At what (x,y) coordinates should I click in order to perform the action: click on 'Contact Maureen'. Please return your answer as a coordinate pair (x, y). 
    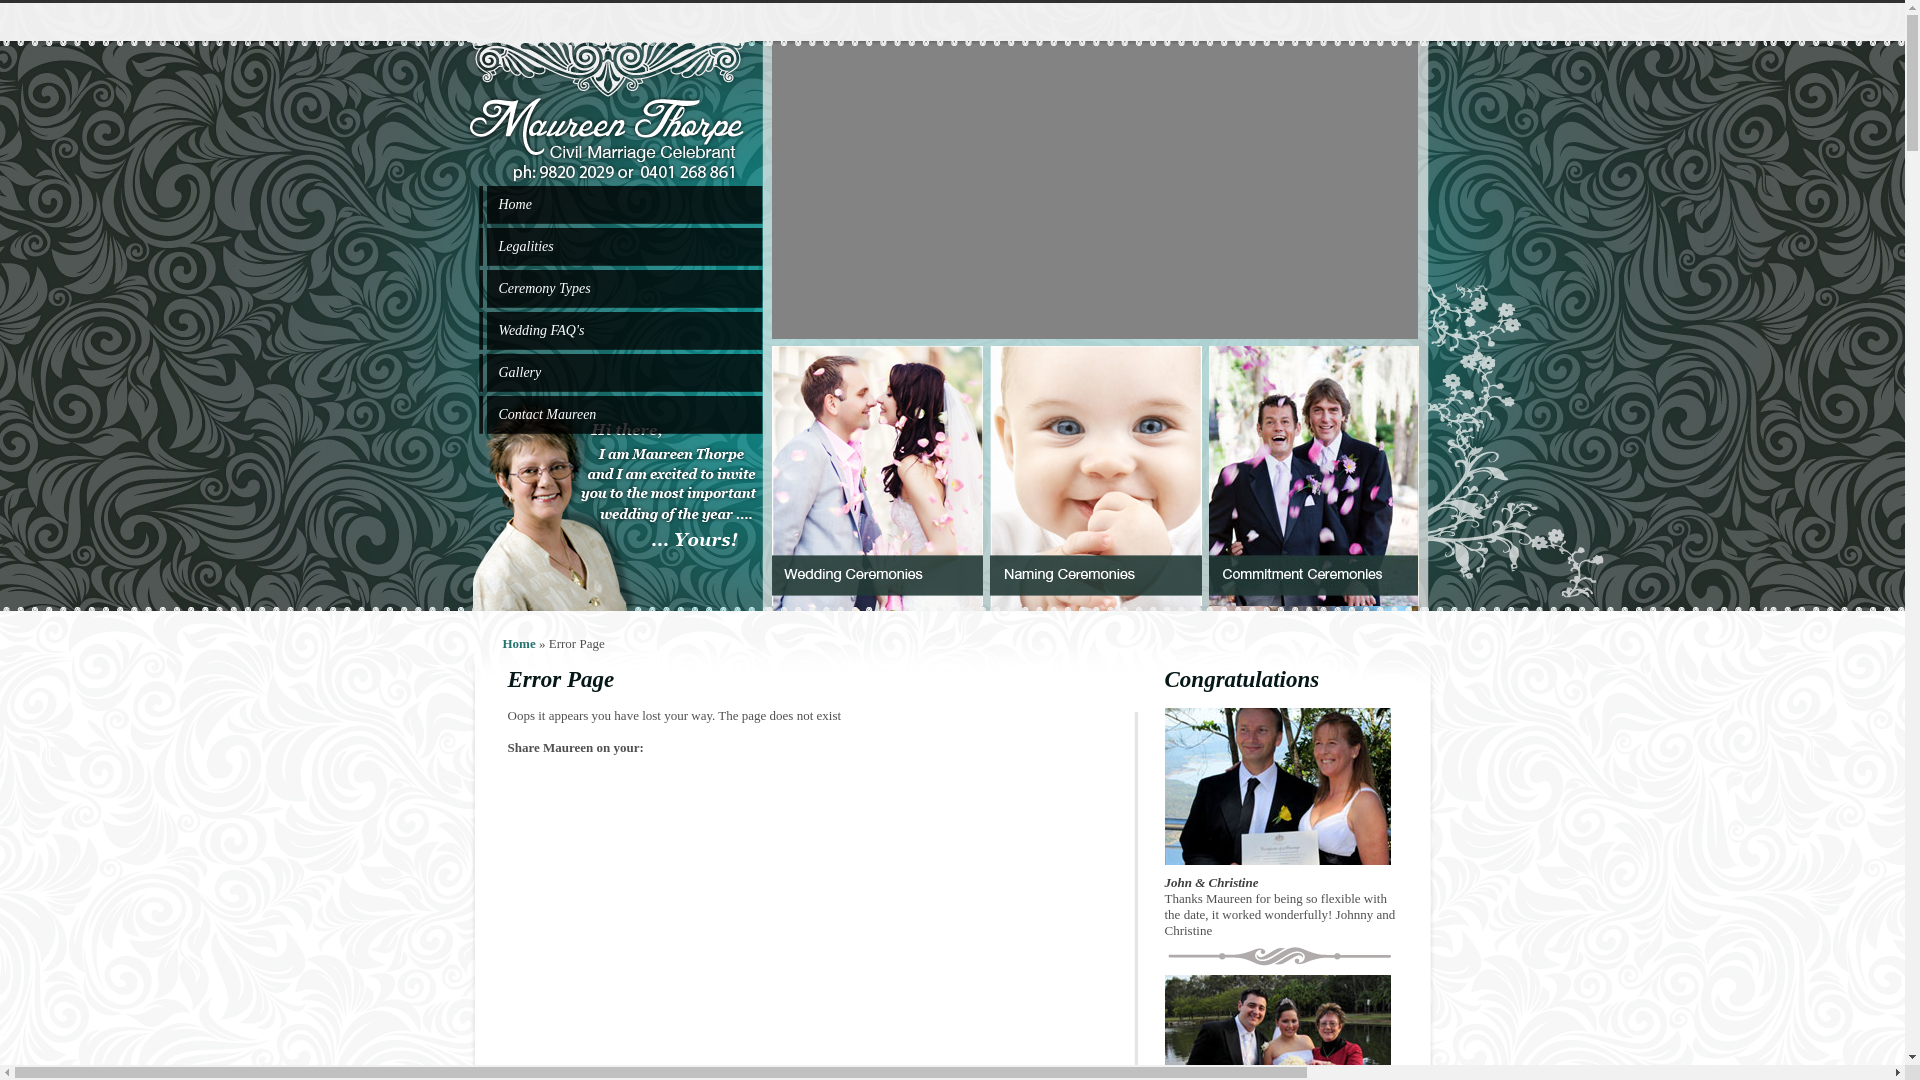
    Looking at the image, I should click on (547, 413).